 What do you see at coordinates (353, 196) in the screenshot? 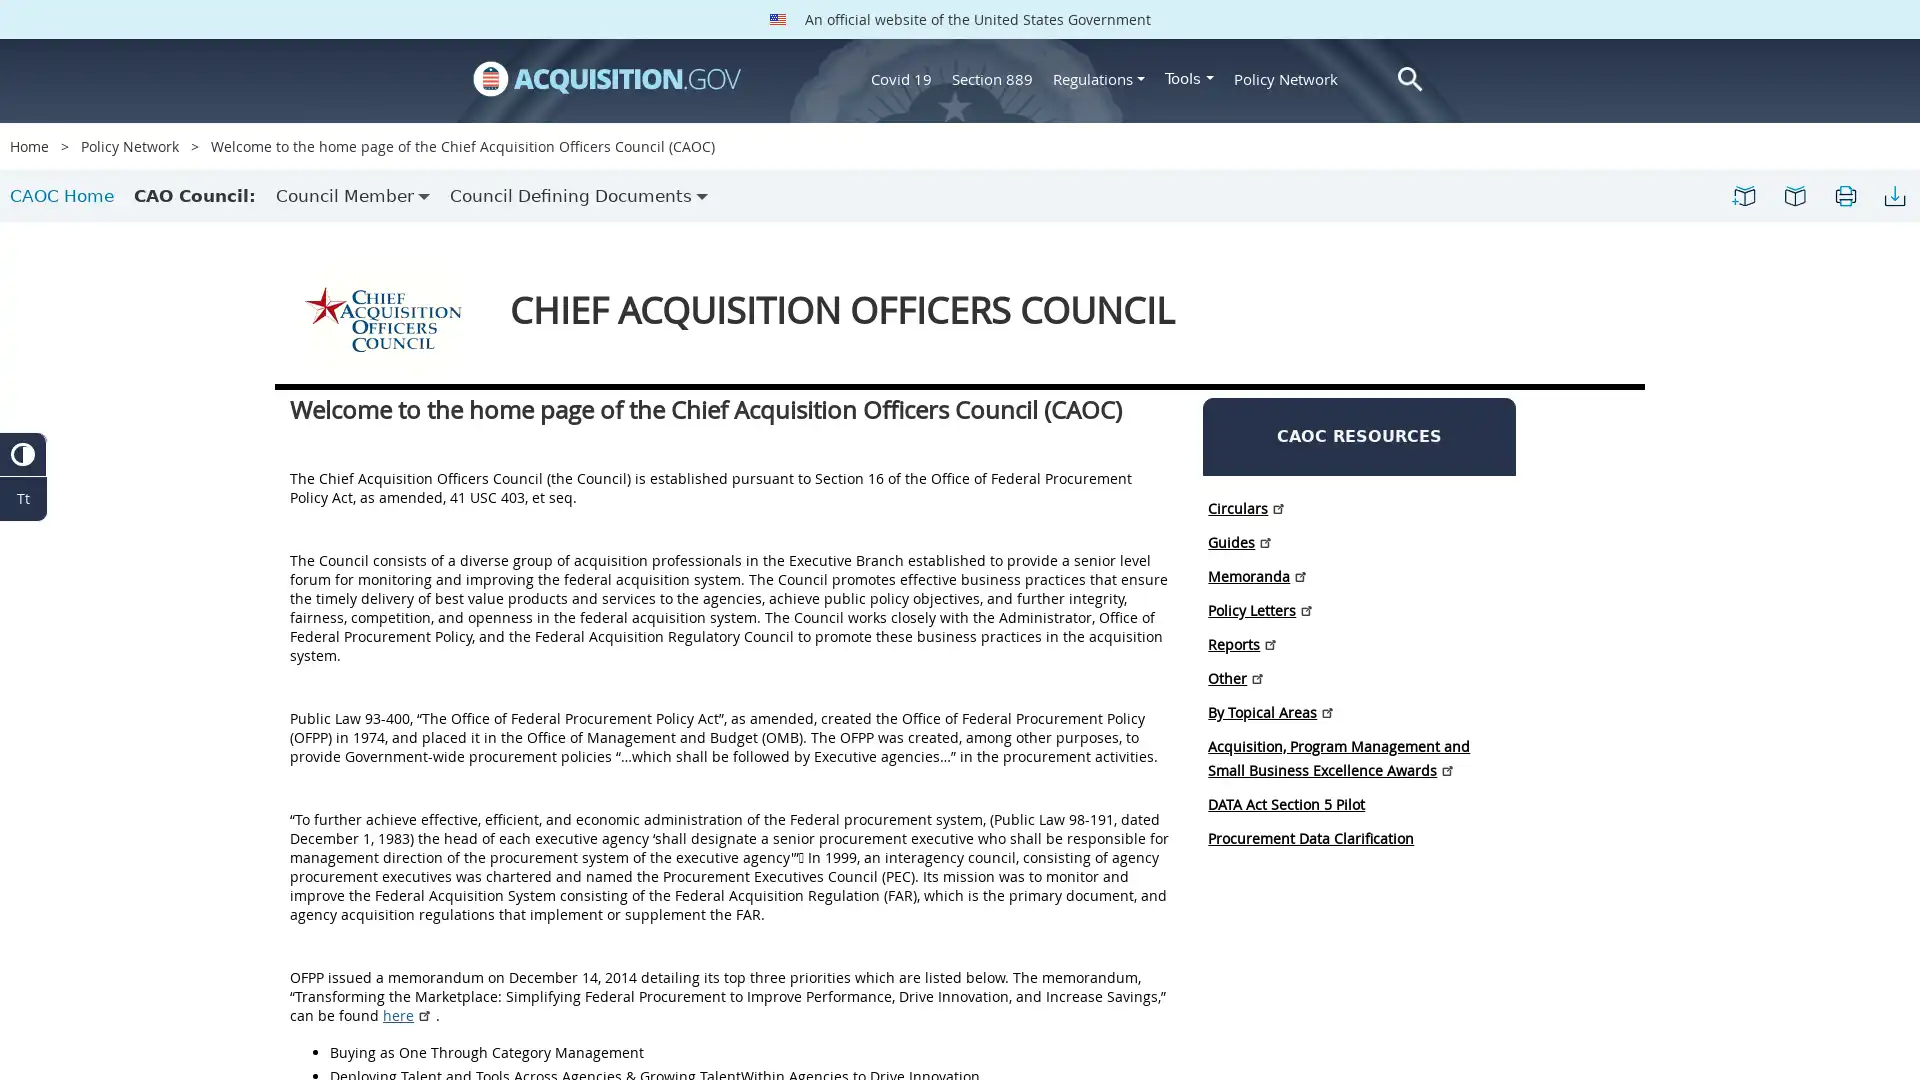
I see `Council Member cao_menu` at bounding box center [353, 196].